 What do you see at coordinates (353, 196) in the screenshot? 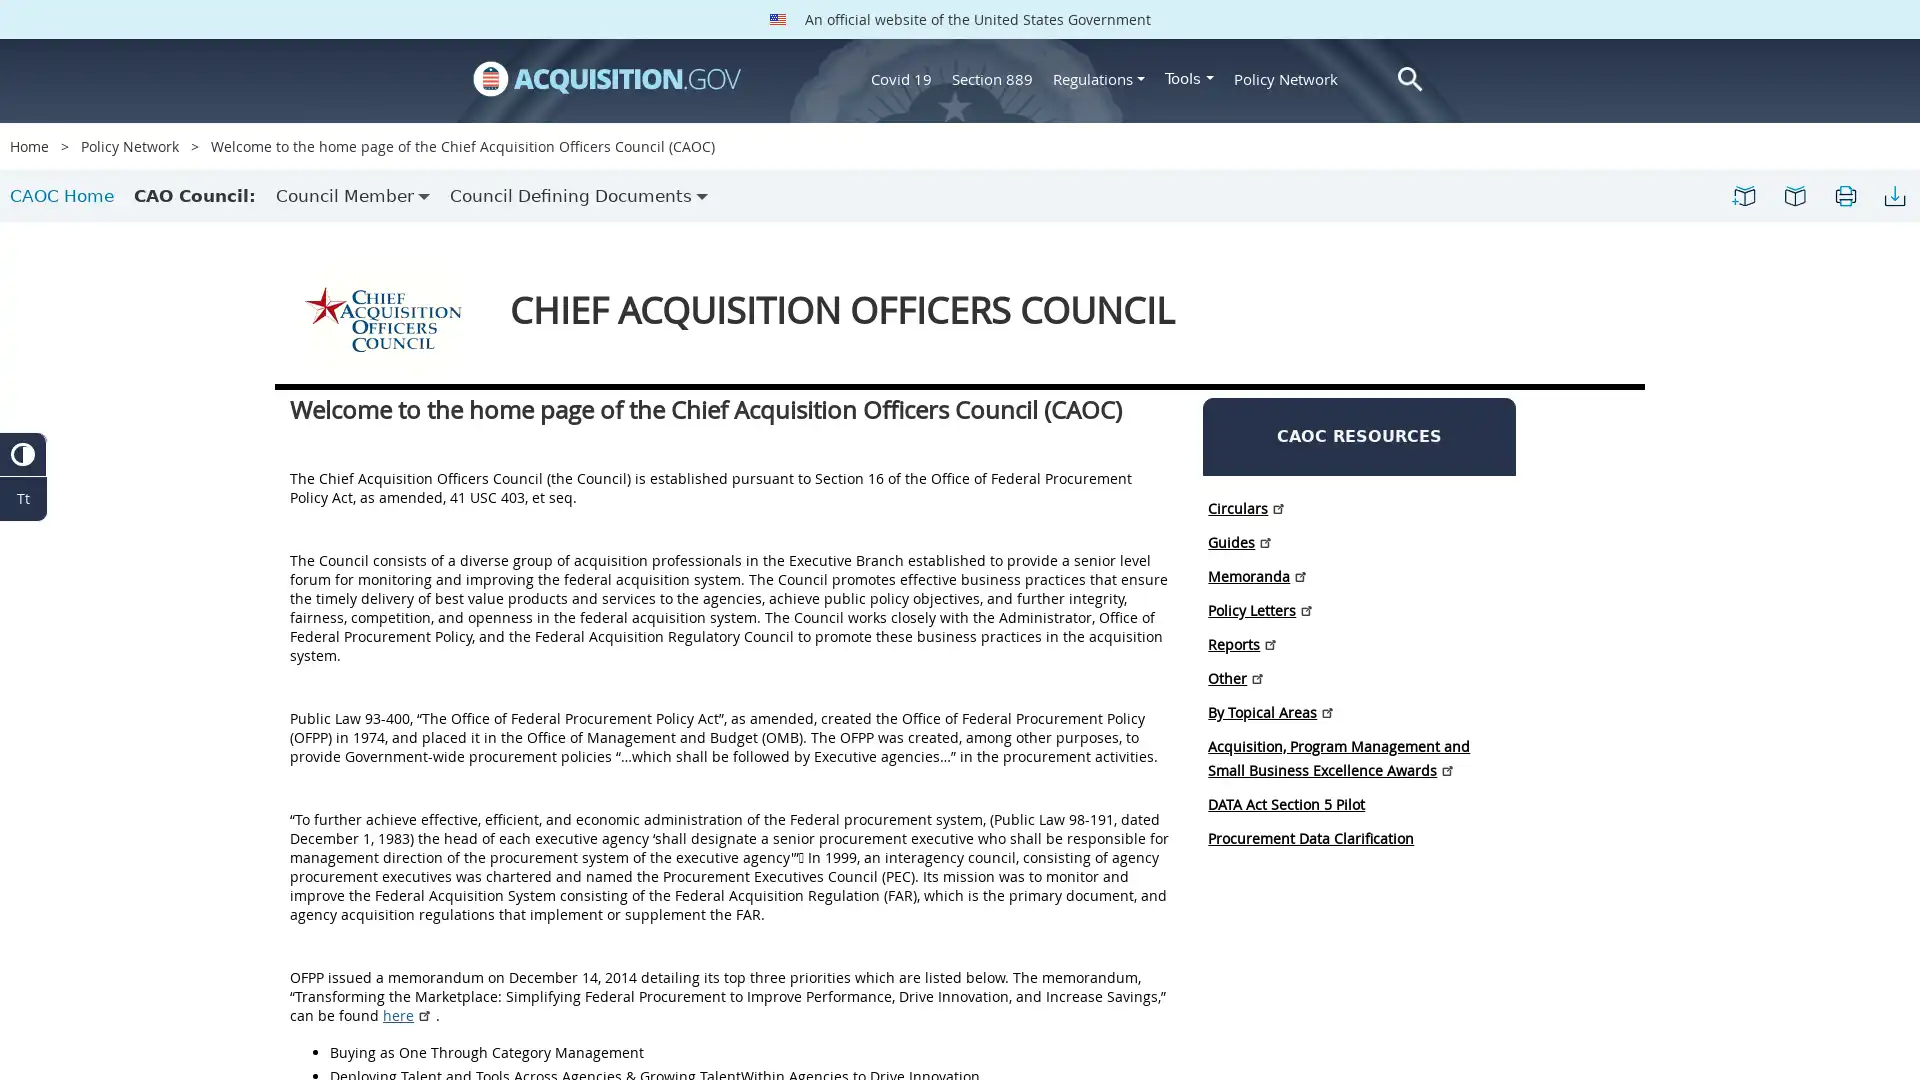
I see `Council Member cao_menu` at bounding box center [353, 196].